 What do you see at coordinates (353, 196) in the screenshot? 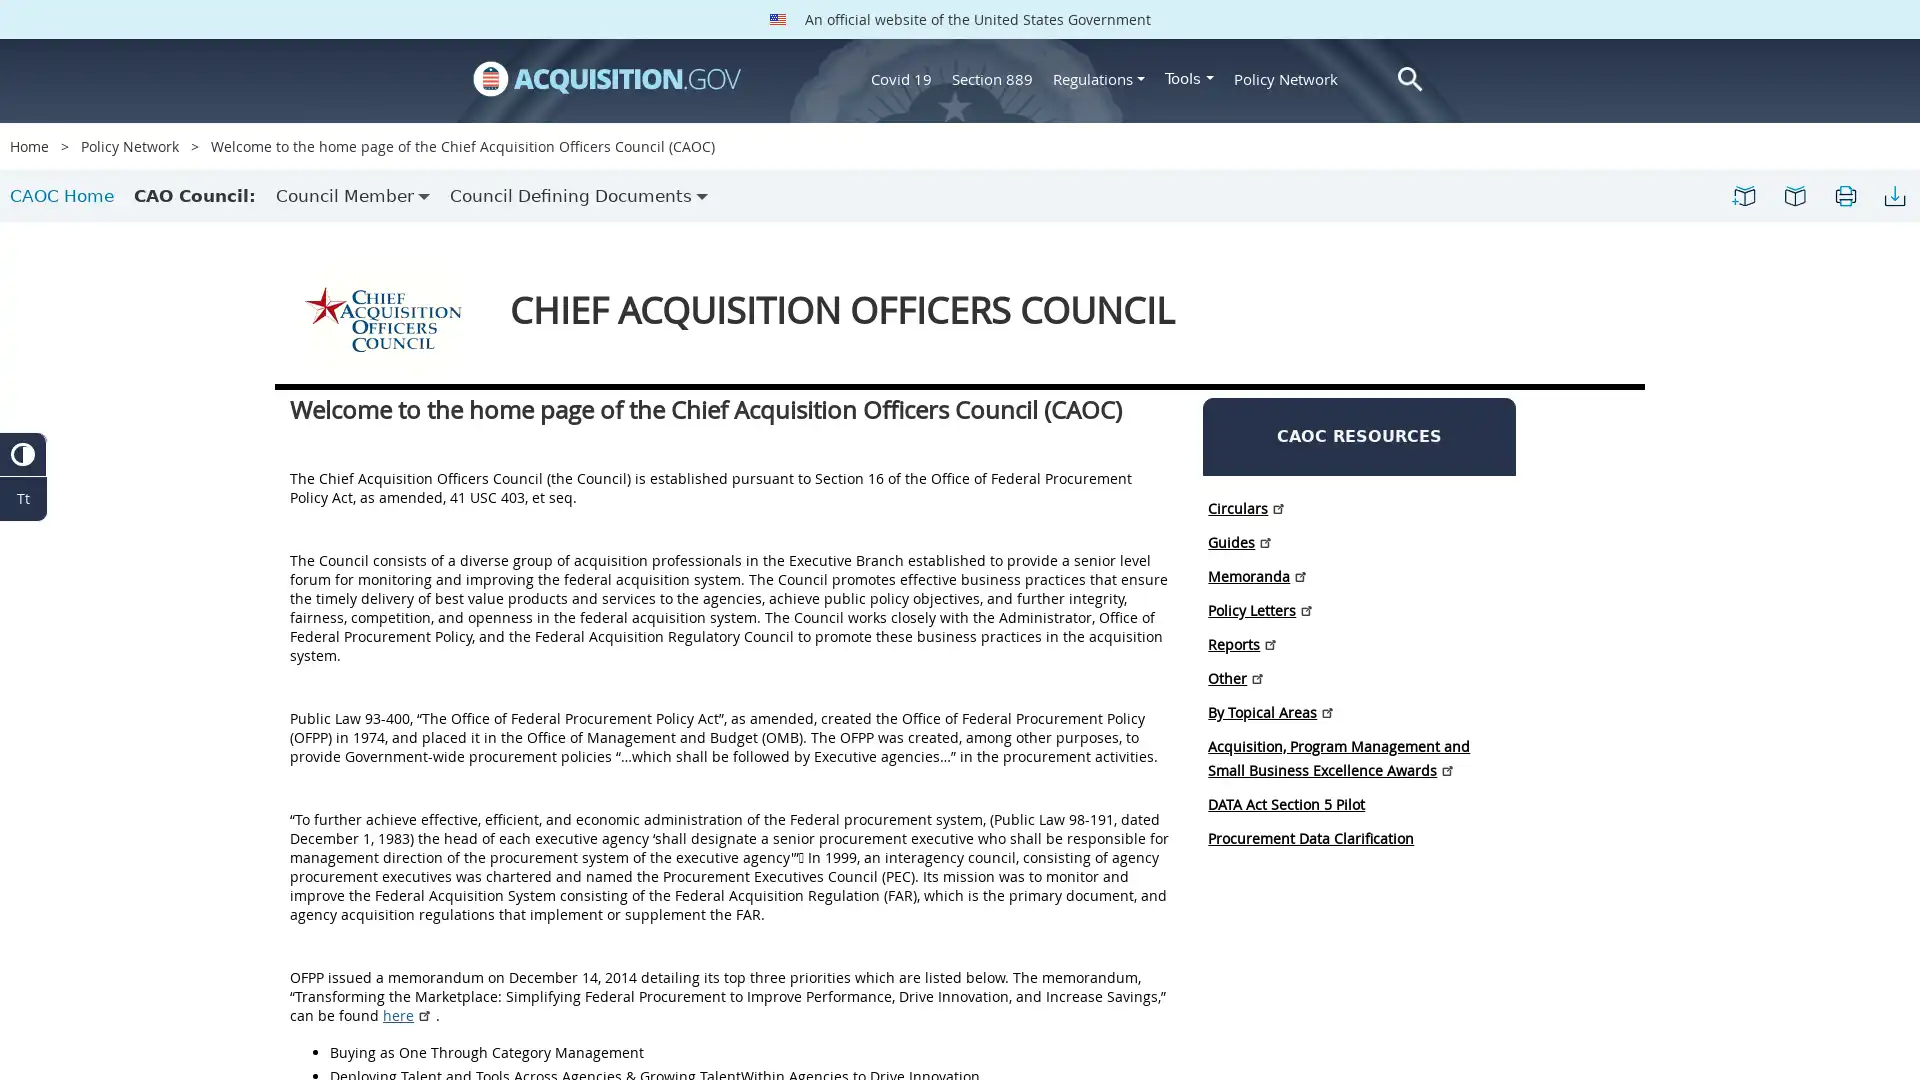
I see `Council Member cao_menu` at bounding box center [353, 196].